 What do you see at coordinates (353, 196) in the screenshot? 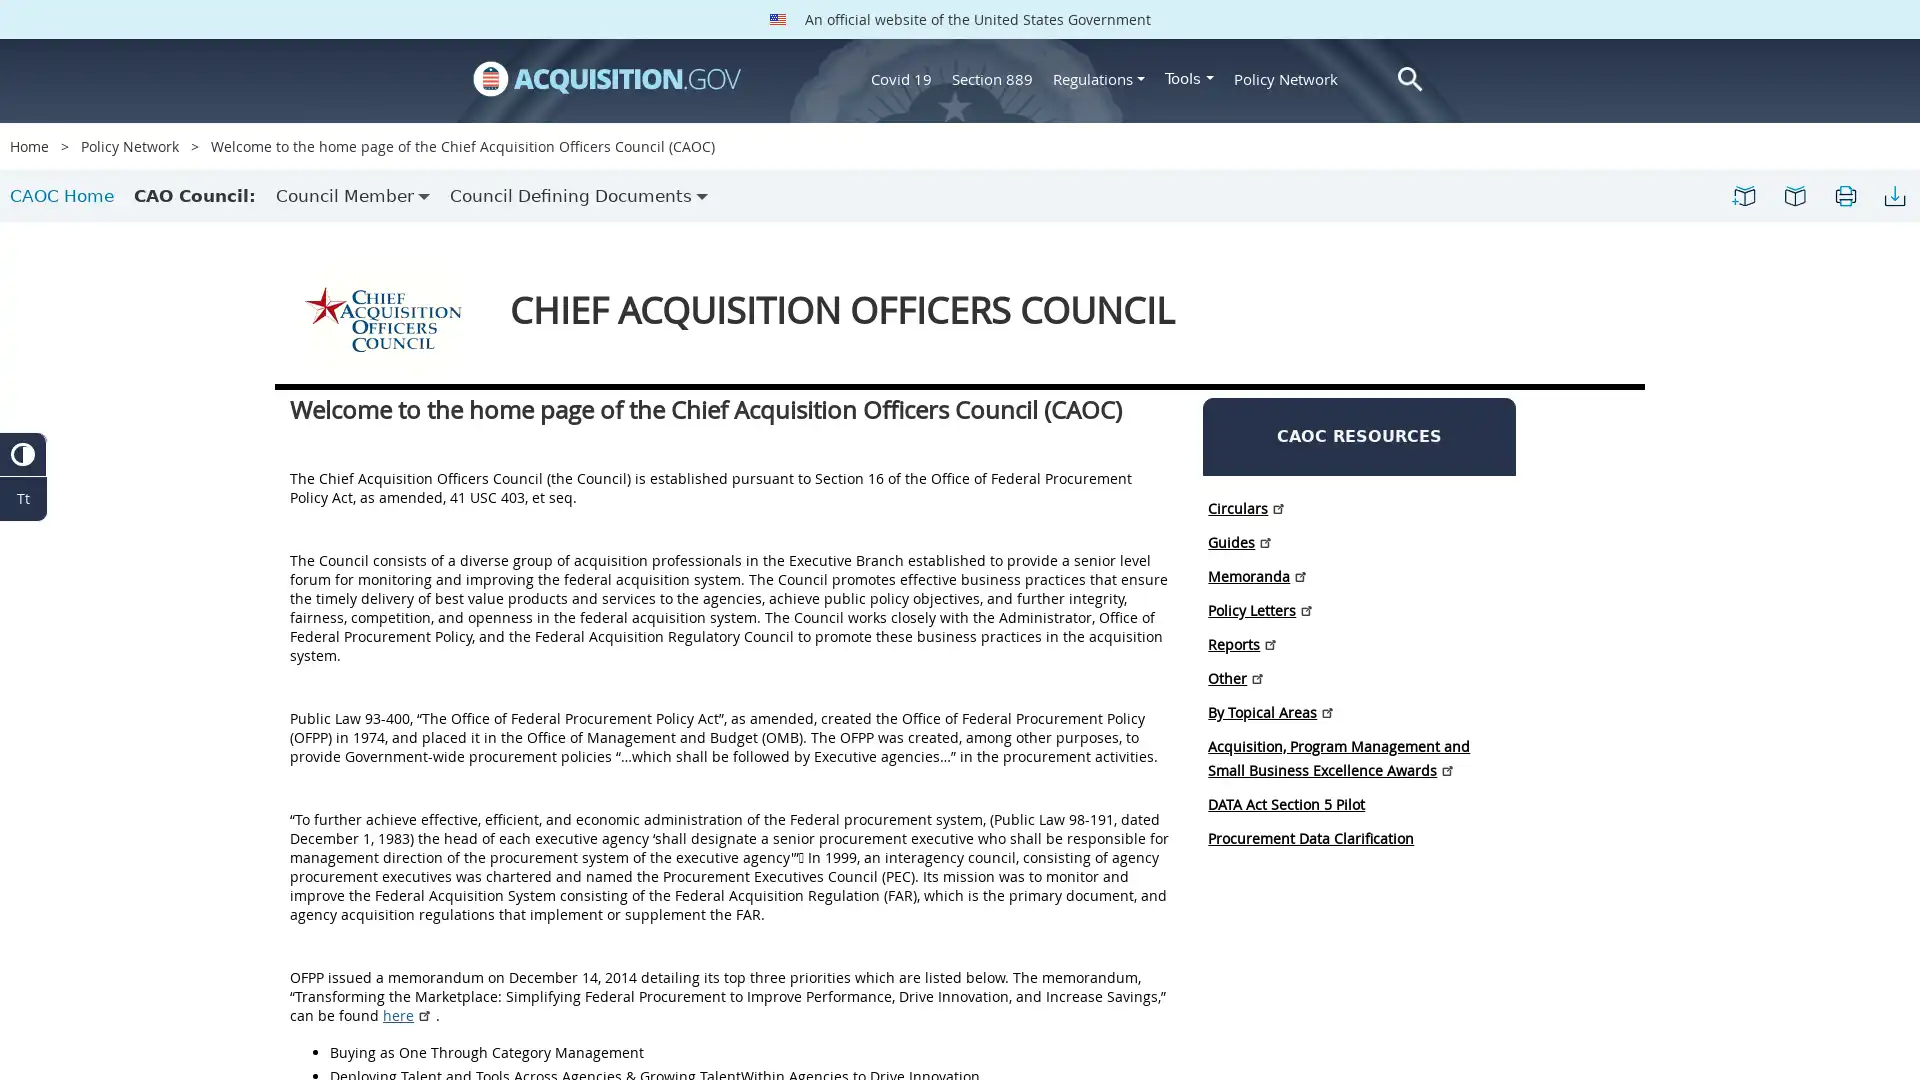
I see `Council Member cao_menu` at bounding box center [353, 196].